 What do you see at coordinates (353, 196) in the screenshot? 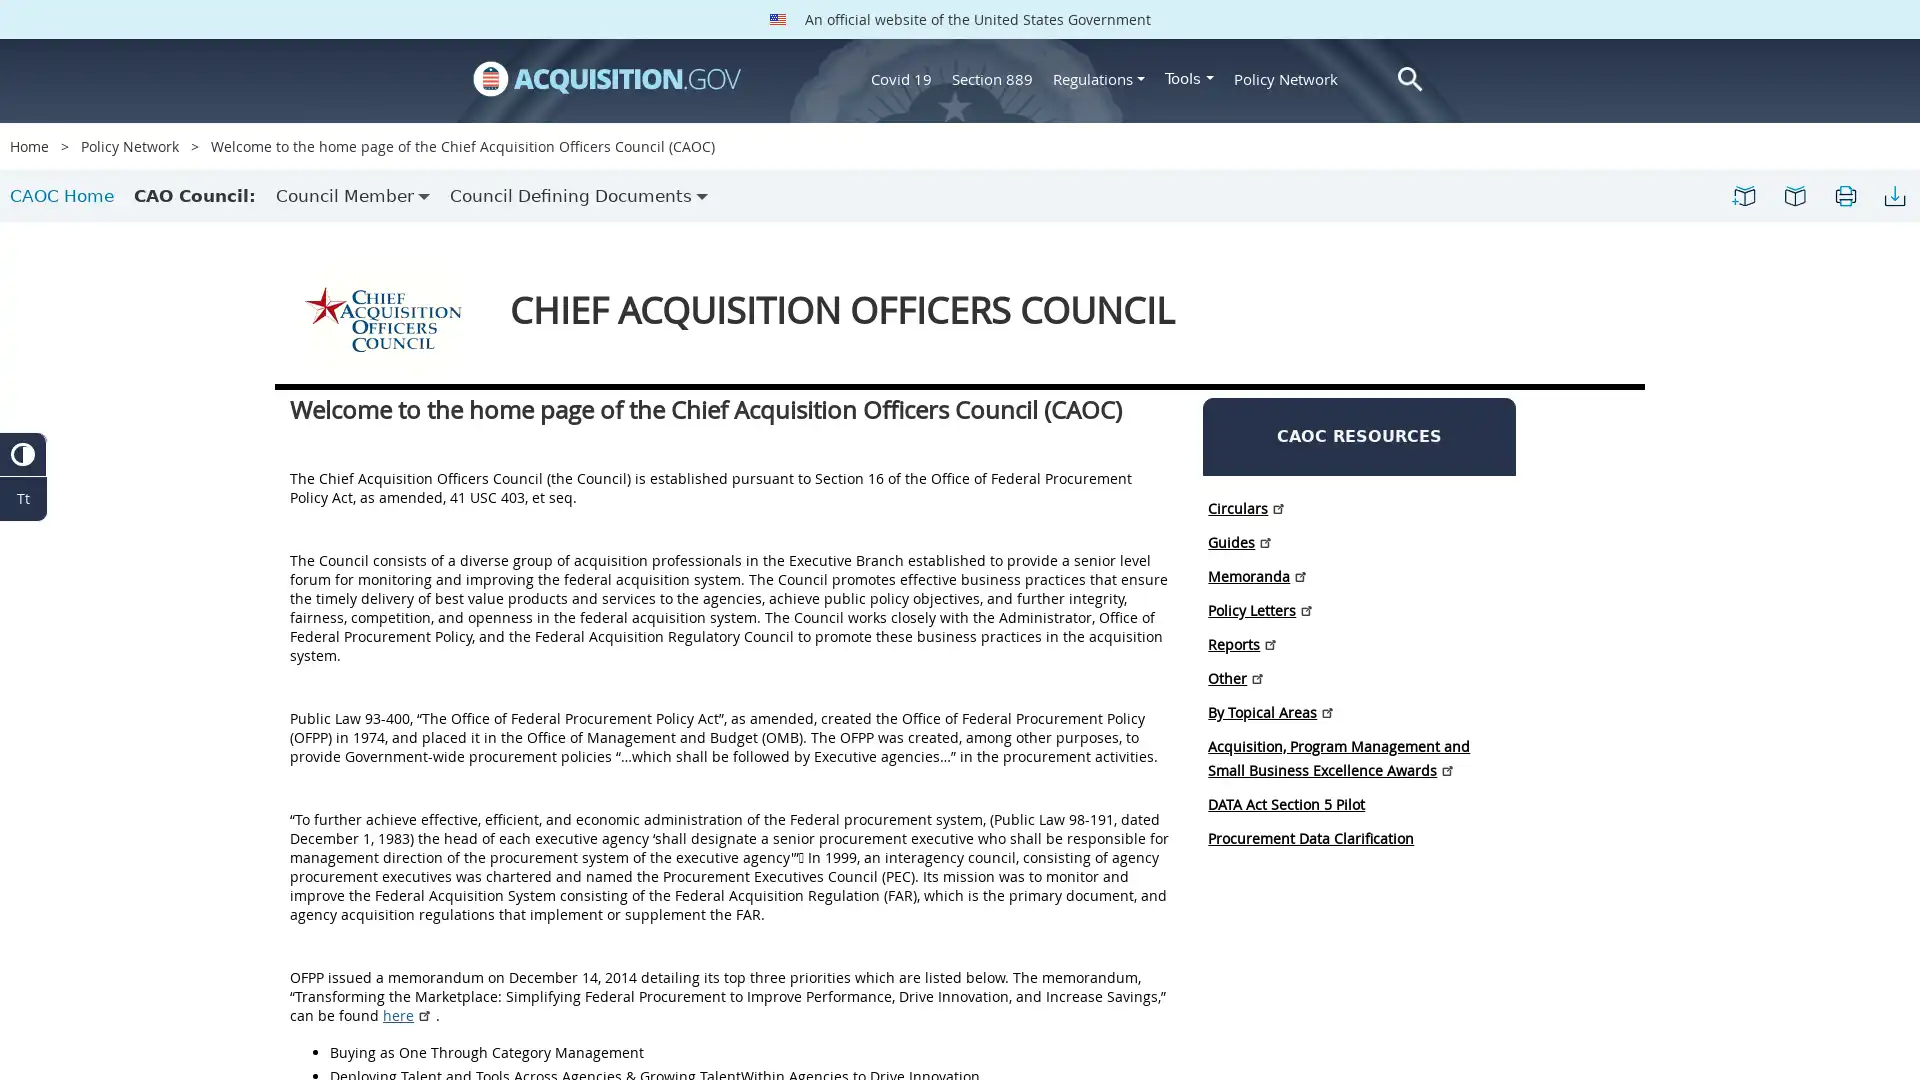
I see `Council Member cao_menu` at bounding box center [353, 196].